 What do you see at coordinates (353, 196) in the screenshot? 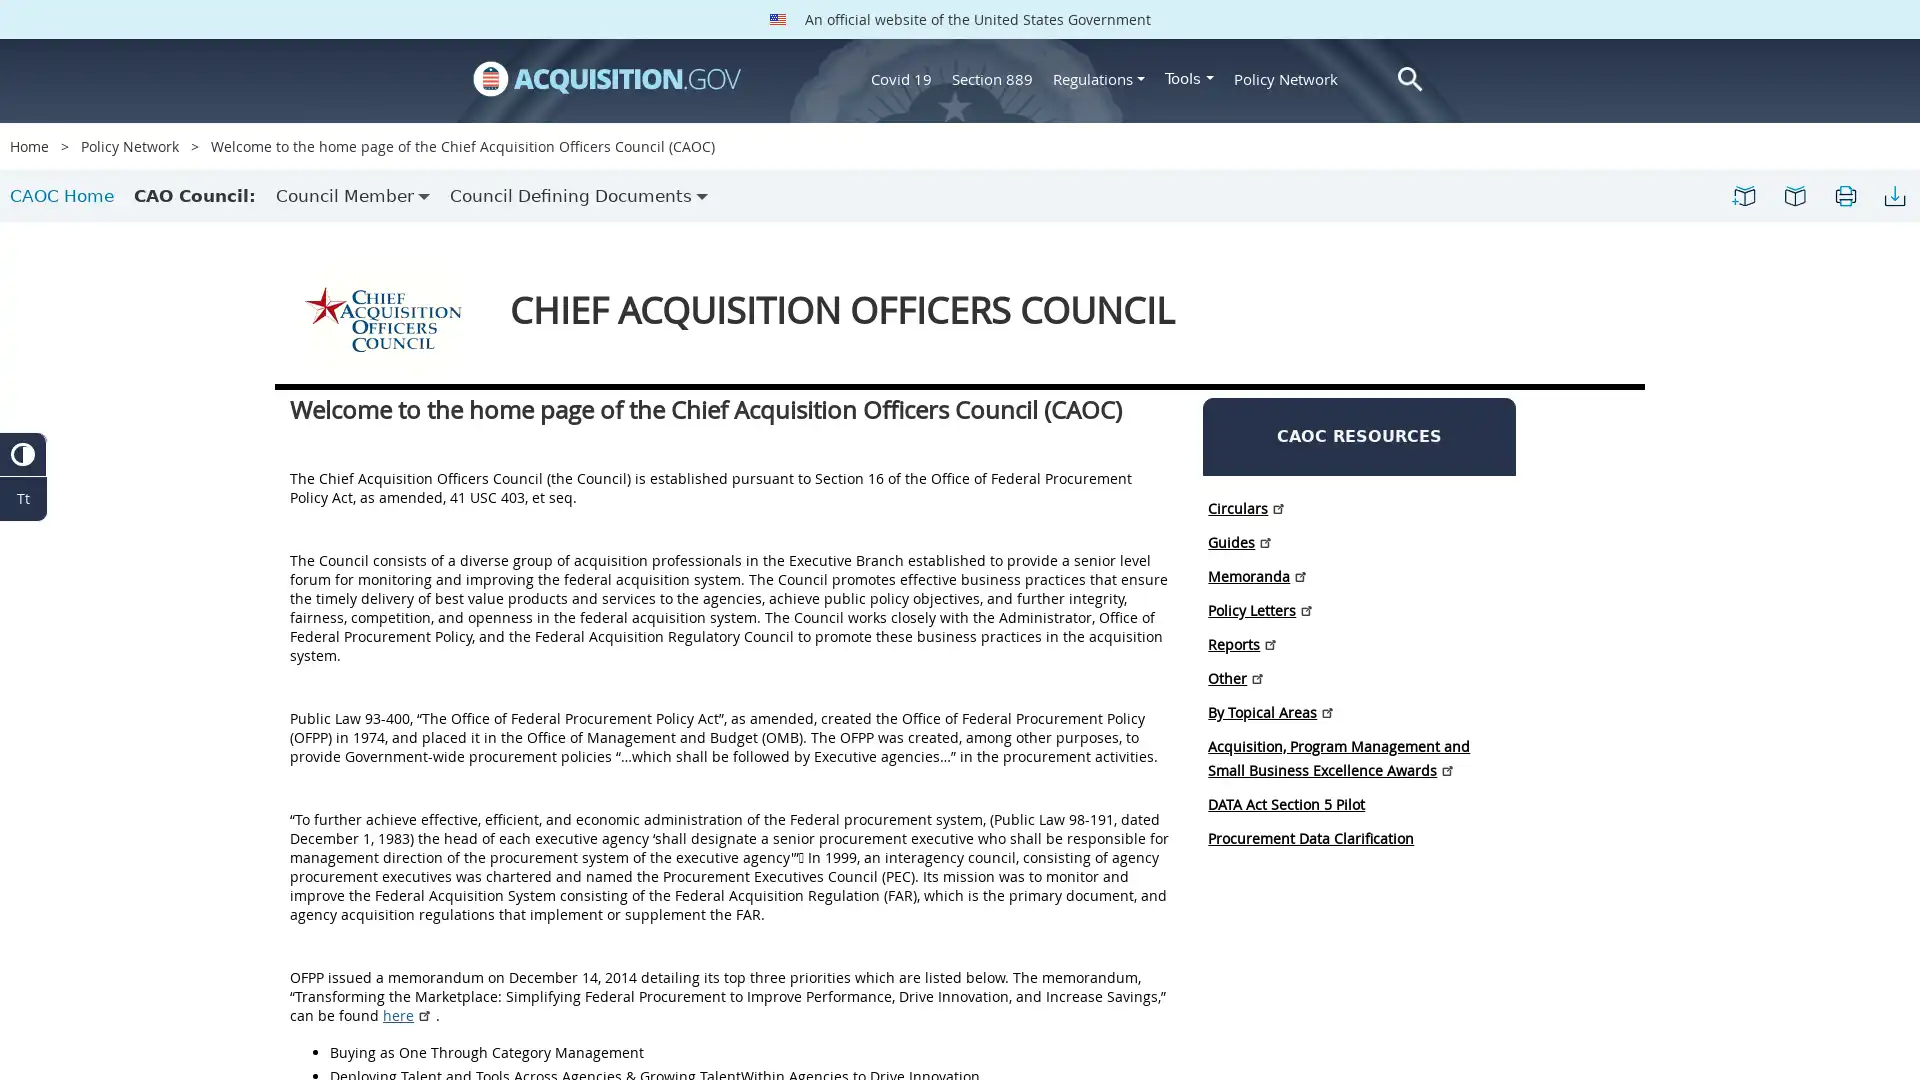
I see `Council Member cao_menu` at bounding box center [353, 196].